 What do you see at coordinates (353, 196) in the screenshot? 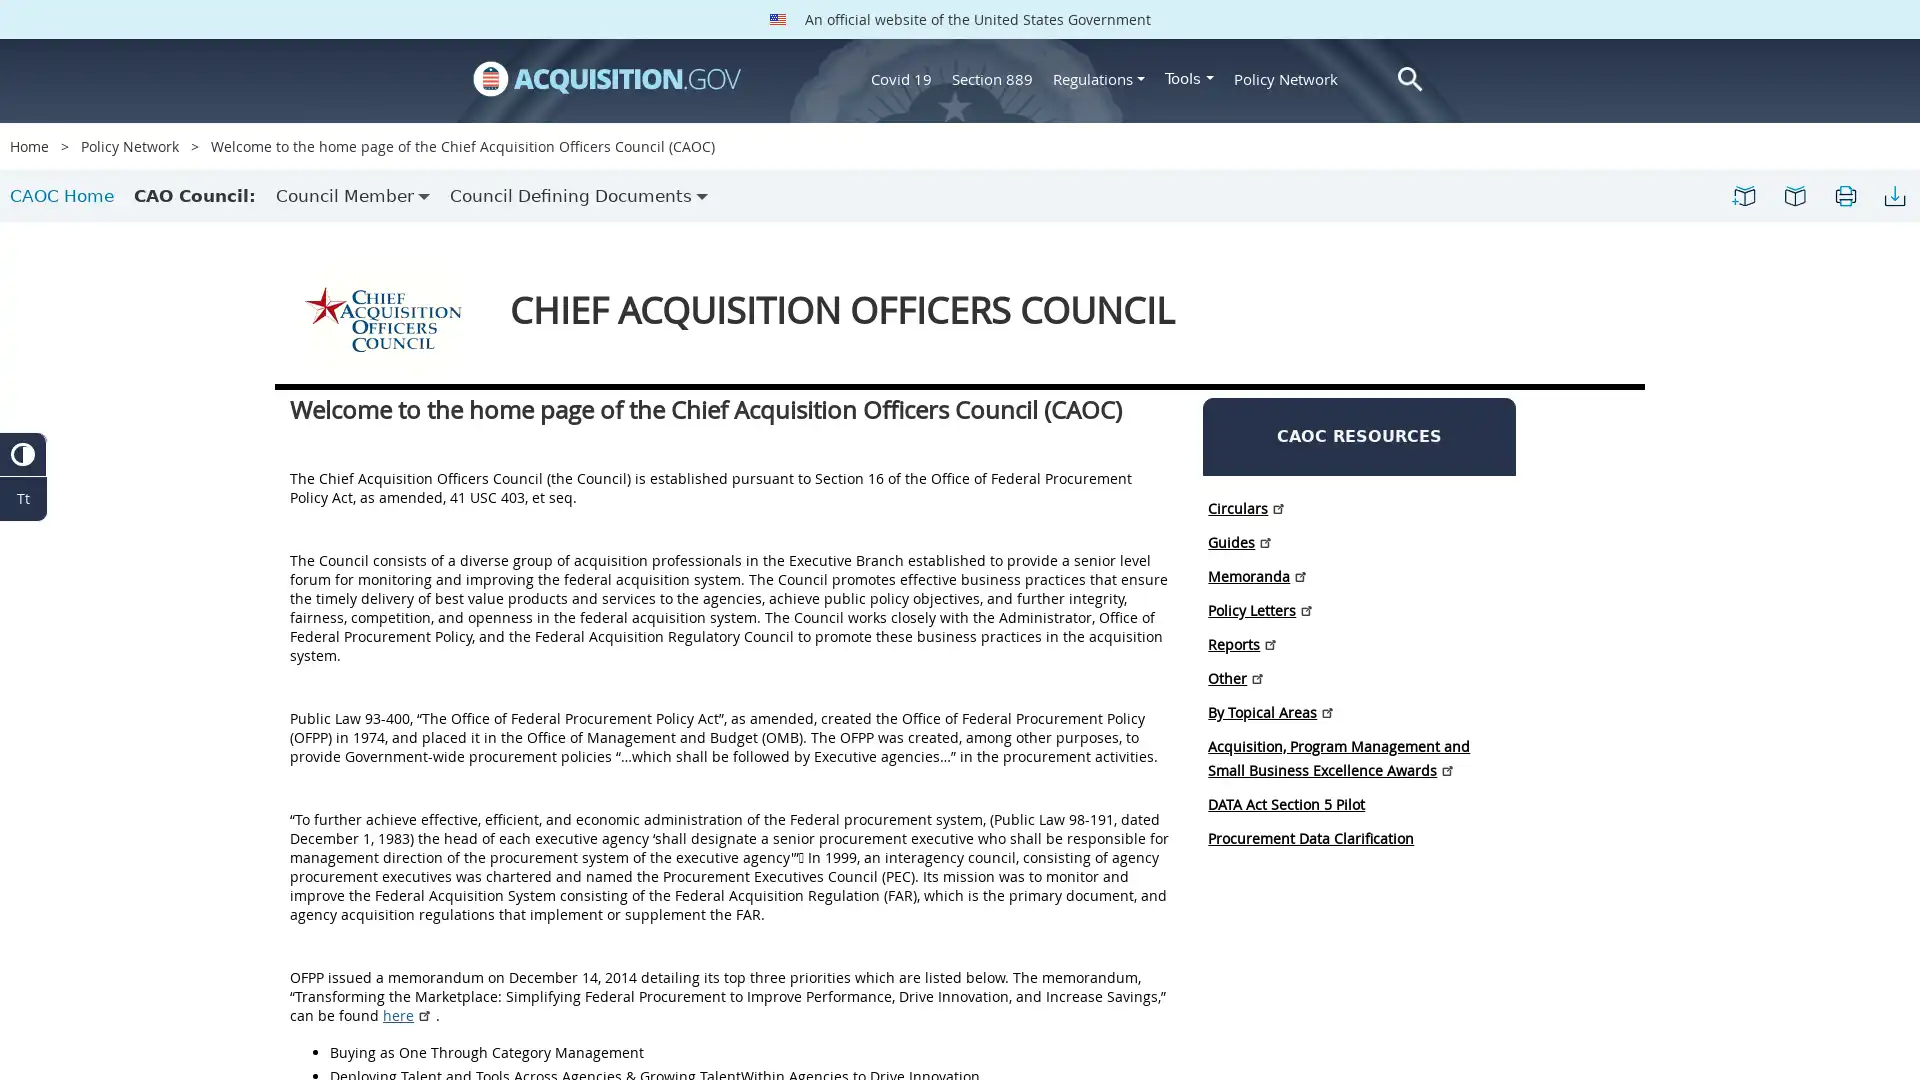
I see `Council Member cao_menu` at bounding box center [353, 196].